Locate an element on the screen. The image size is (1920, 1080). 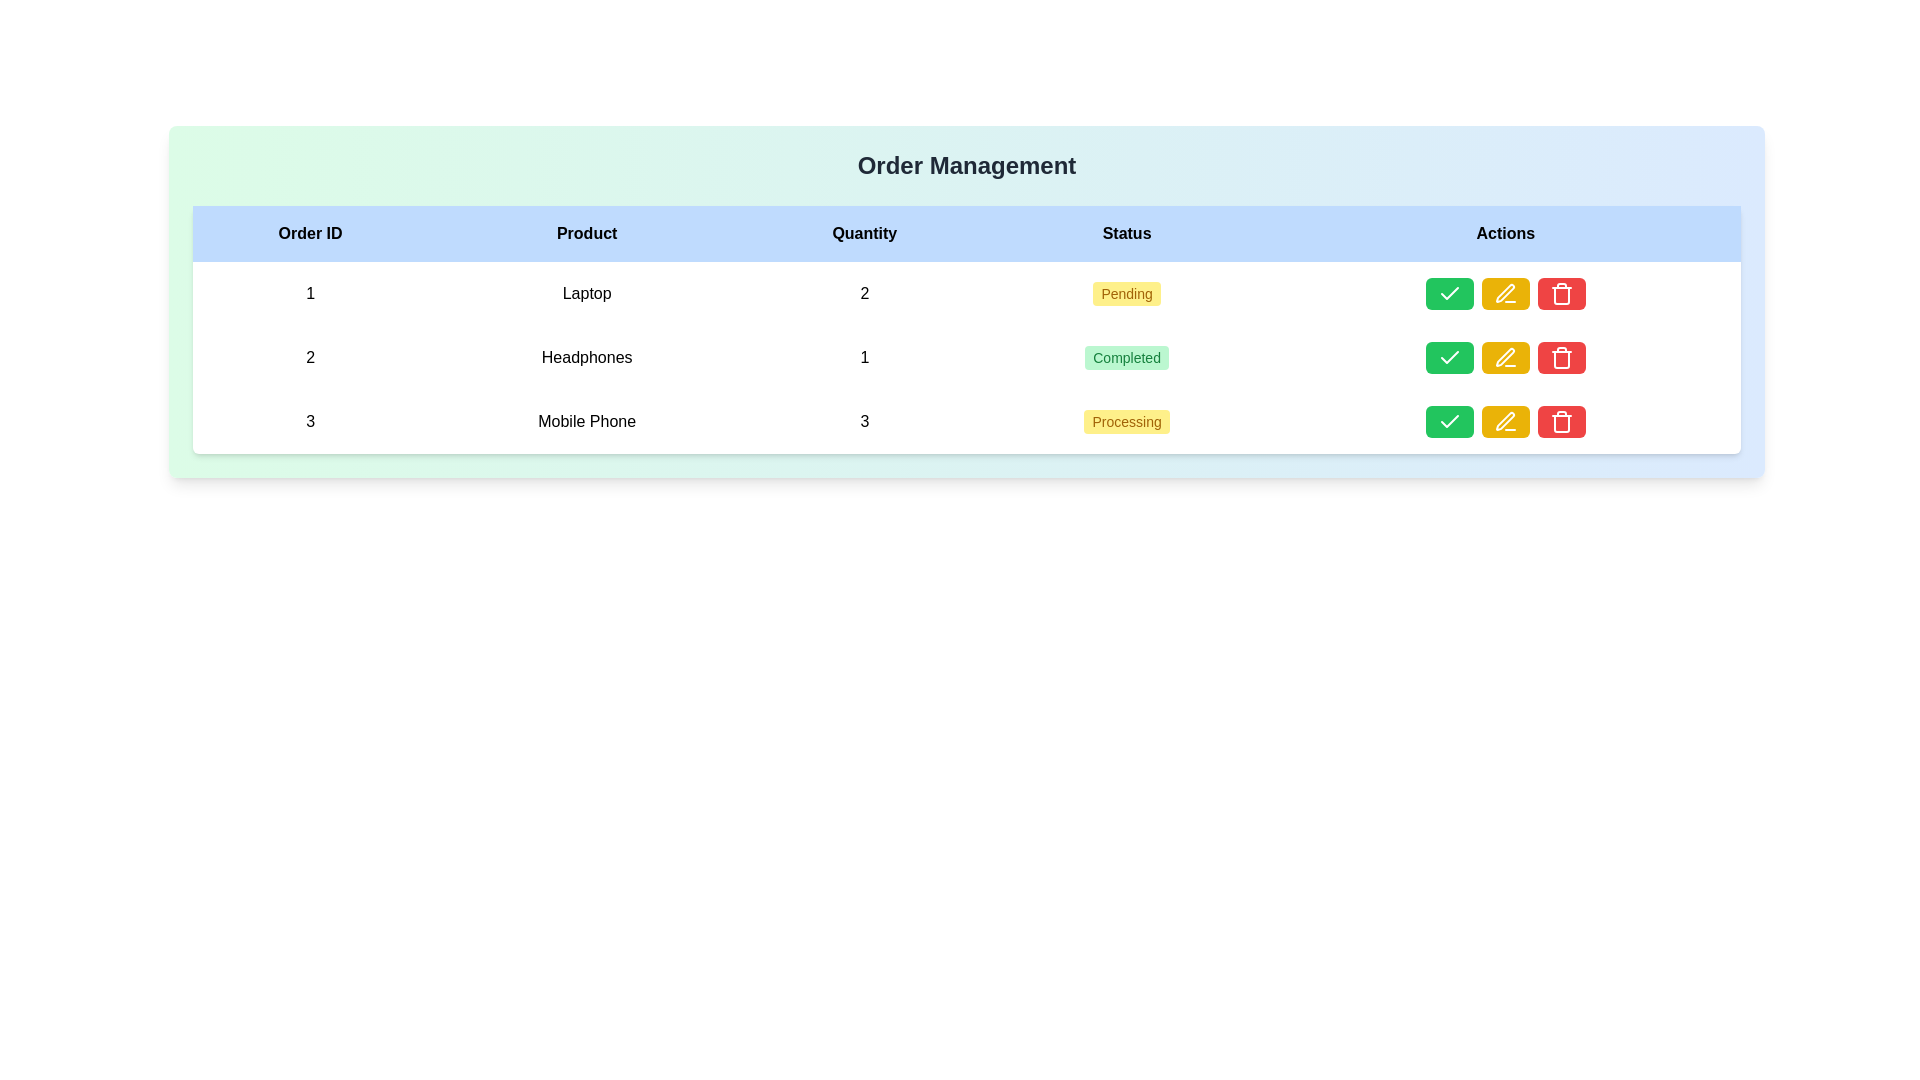
the header cell labeled 'Product' with a light blue background and black, centered text, which is the second header cell in the table header is located at coordinates (586, 233).